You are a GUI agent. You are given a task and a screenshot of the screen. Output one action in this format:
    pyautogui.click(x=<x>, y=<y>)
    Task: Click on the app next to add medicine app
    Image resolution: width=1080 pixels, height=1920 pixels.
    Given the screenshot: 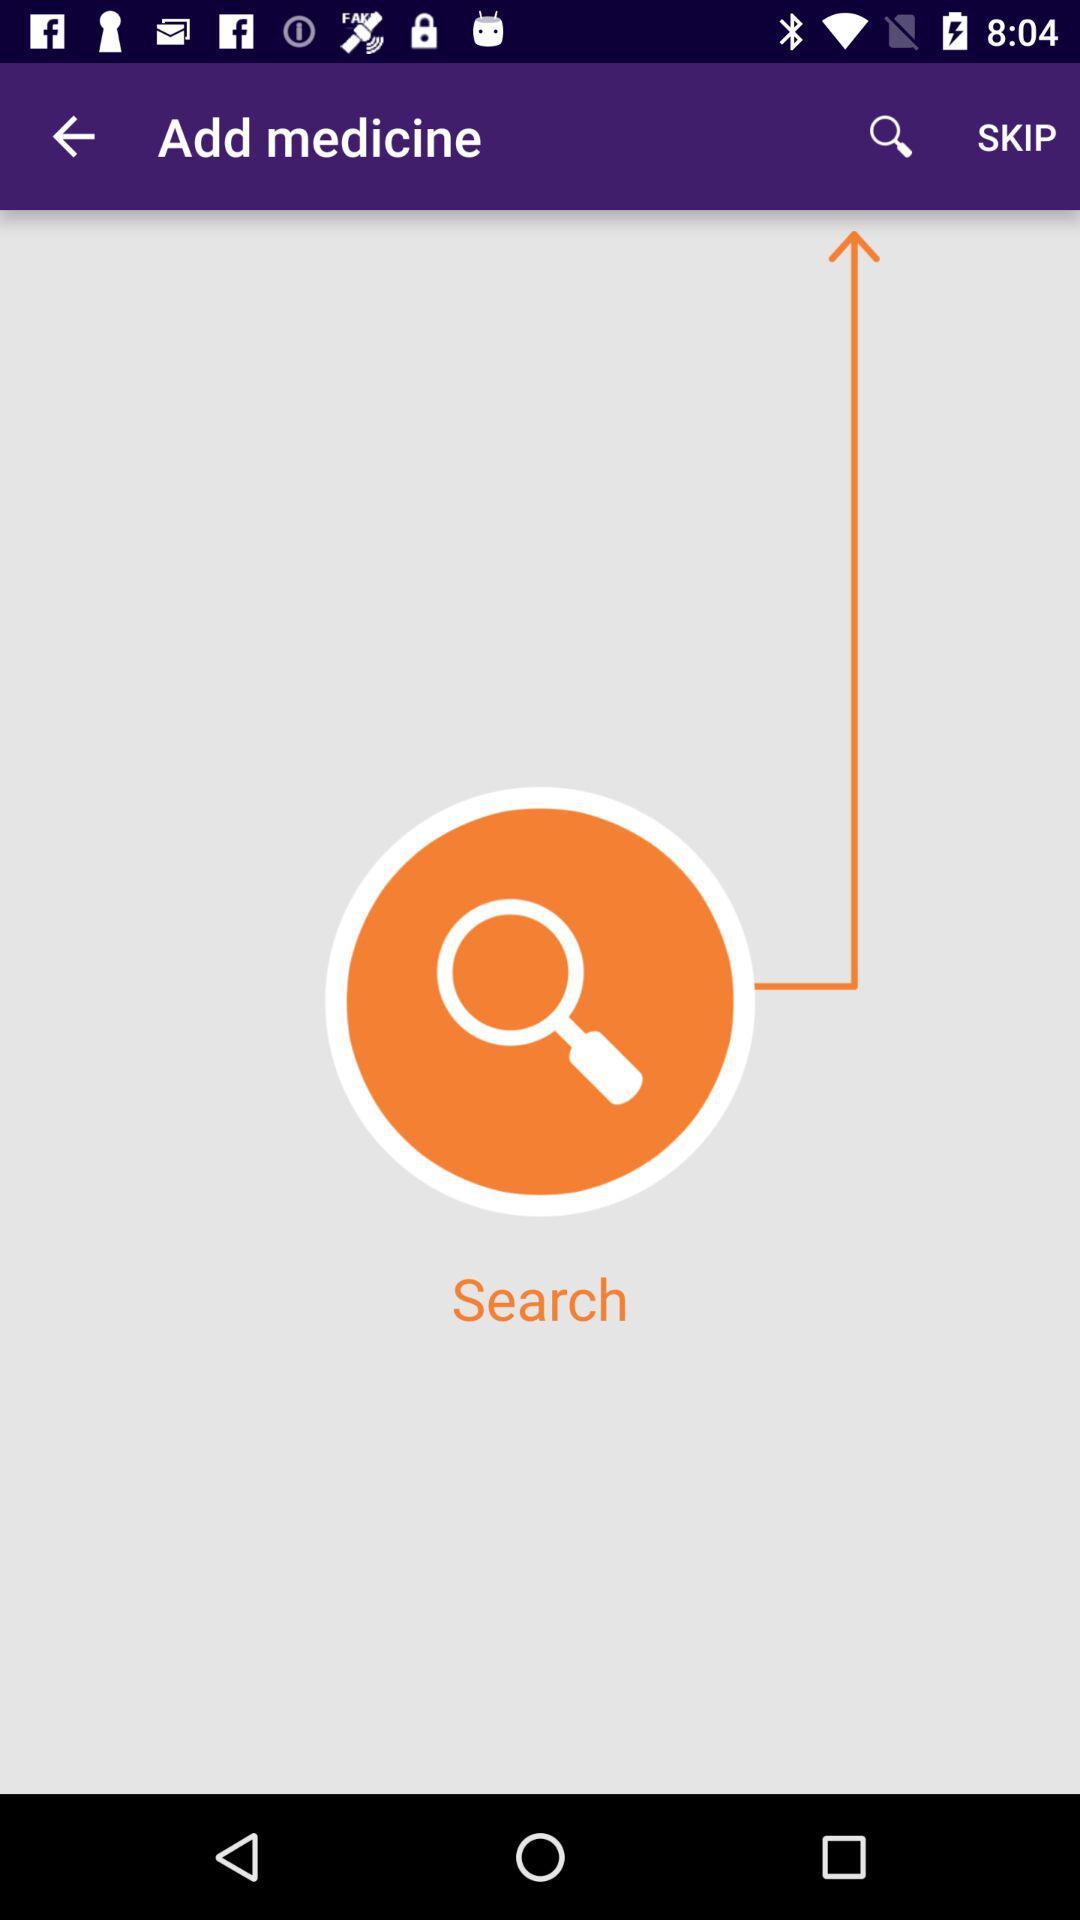 What is the action you would take?
    pyautogui.click(x=890, y=135)
    